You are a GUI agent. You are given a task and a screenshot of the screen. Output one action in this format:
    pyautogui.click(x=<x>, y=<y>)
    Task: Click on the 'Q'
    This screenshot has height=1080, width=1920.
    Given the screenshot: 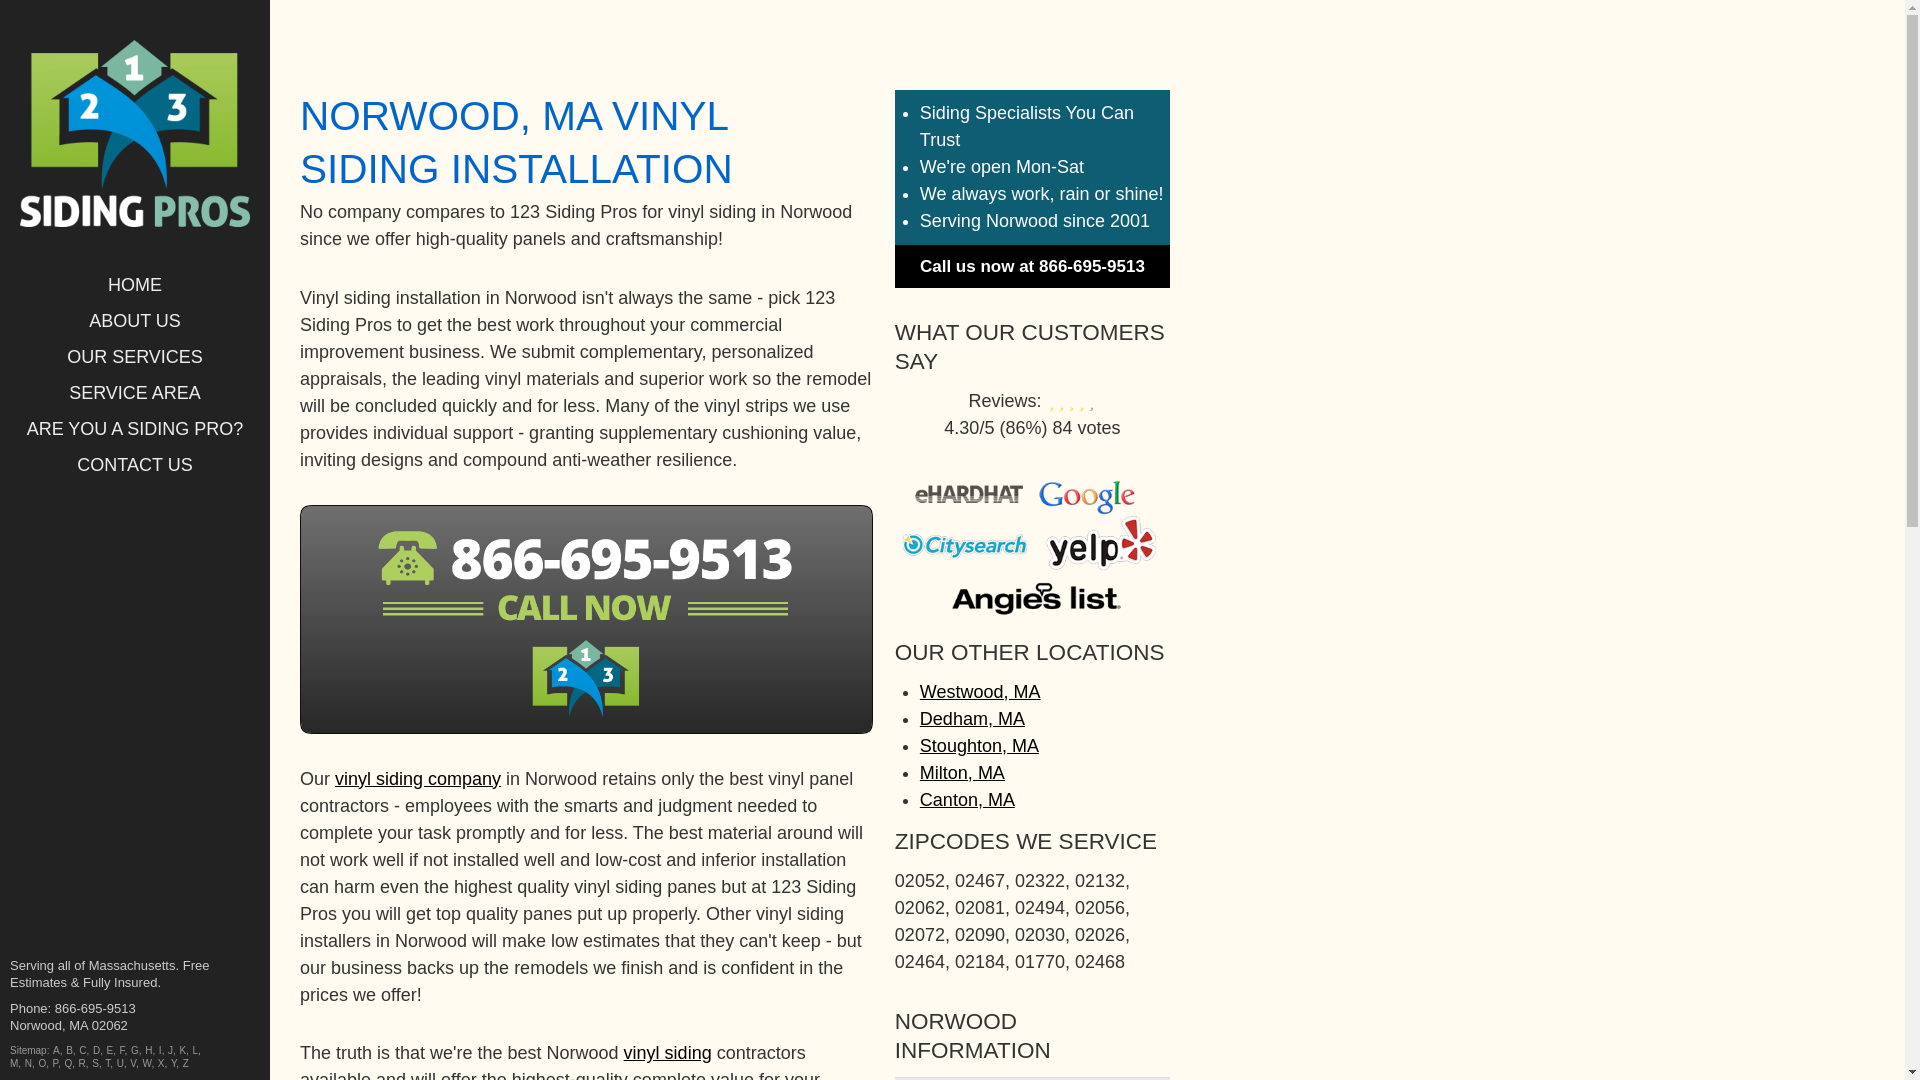 What is the action you would take?
    pyautogui.click(x=63, y=1062)
    